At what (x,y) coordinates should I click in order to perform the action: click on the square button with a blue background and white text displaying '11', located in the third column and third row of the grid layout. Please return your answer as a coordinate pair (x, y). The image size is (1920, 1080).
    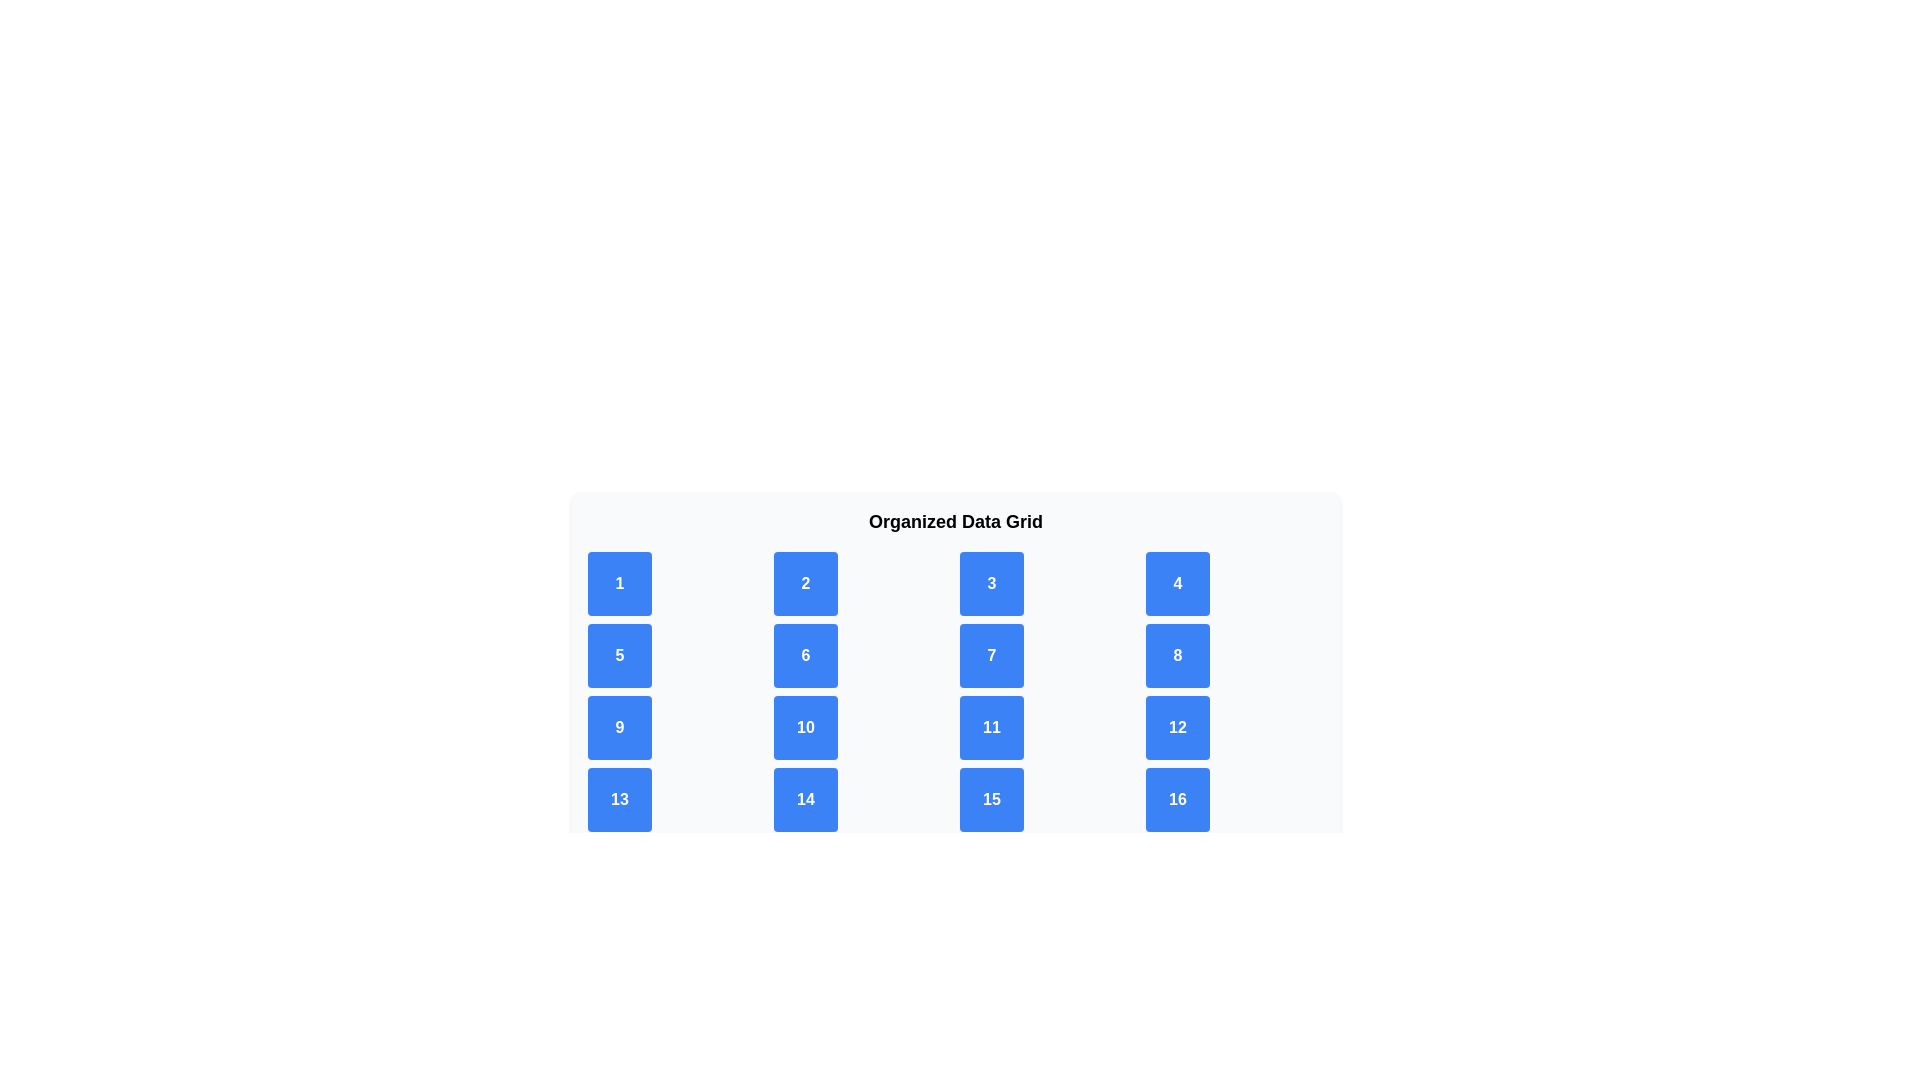
    Looking at the image, I should click on (992, 728).